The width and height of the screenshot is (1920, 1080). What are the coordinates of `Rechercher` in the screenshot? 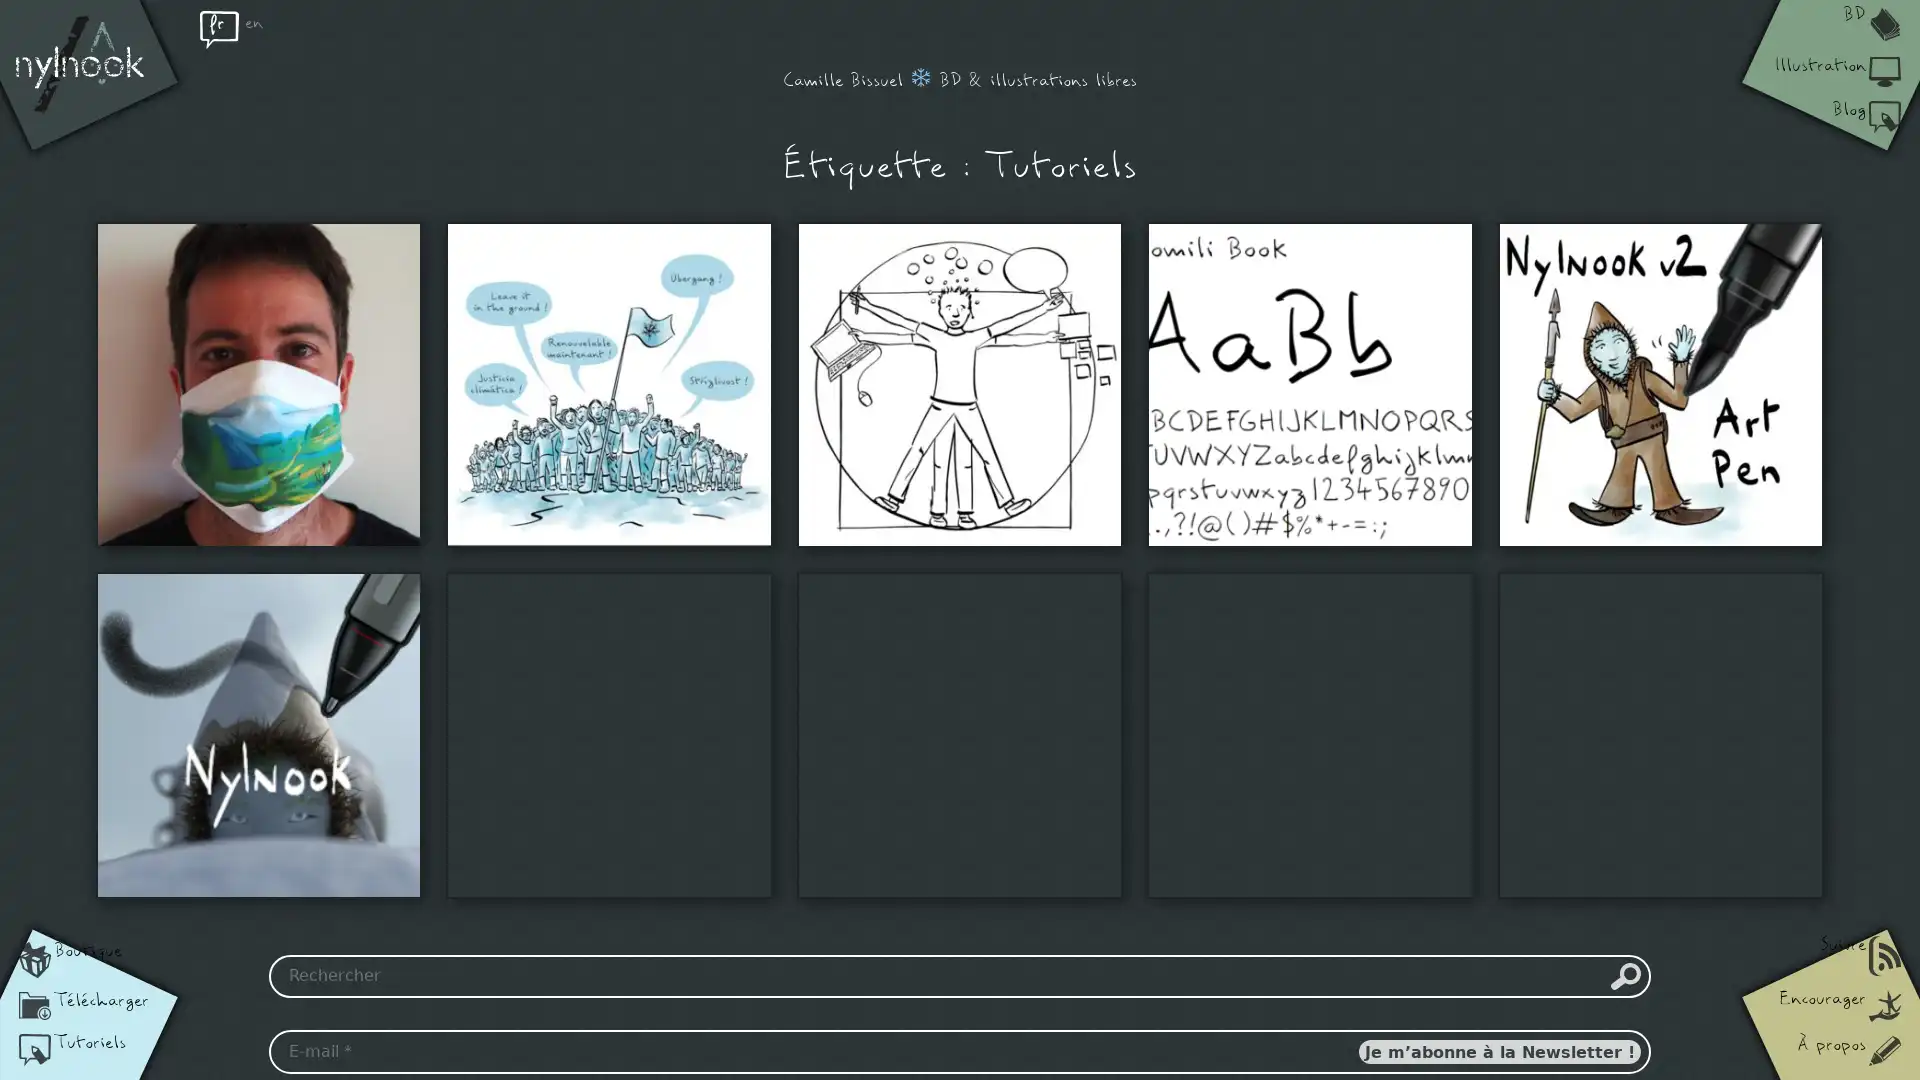 It's located at (1625, 974).